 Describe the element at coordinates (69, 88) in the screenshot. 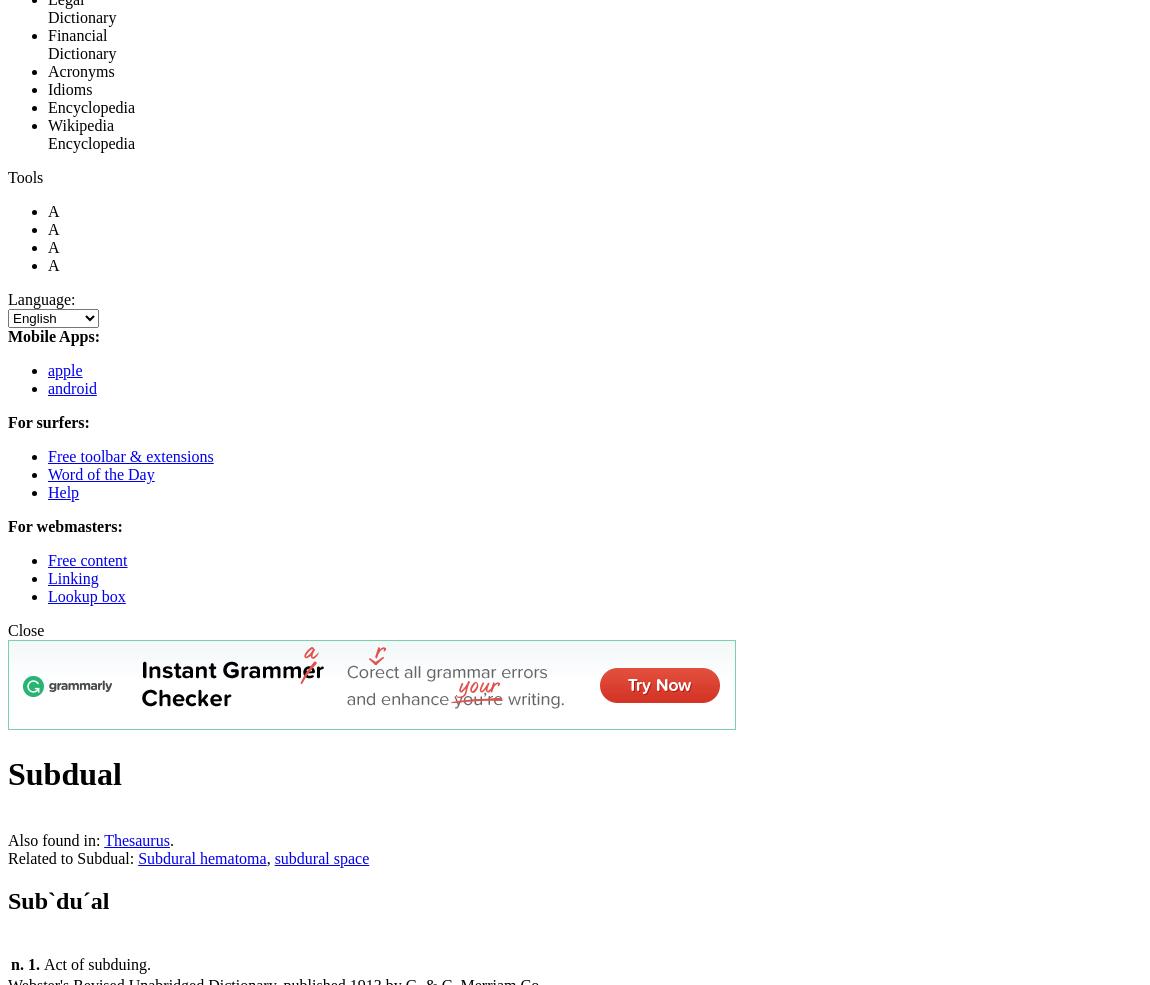

I see `'Idioms'` at that location.